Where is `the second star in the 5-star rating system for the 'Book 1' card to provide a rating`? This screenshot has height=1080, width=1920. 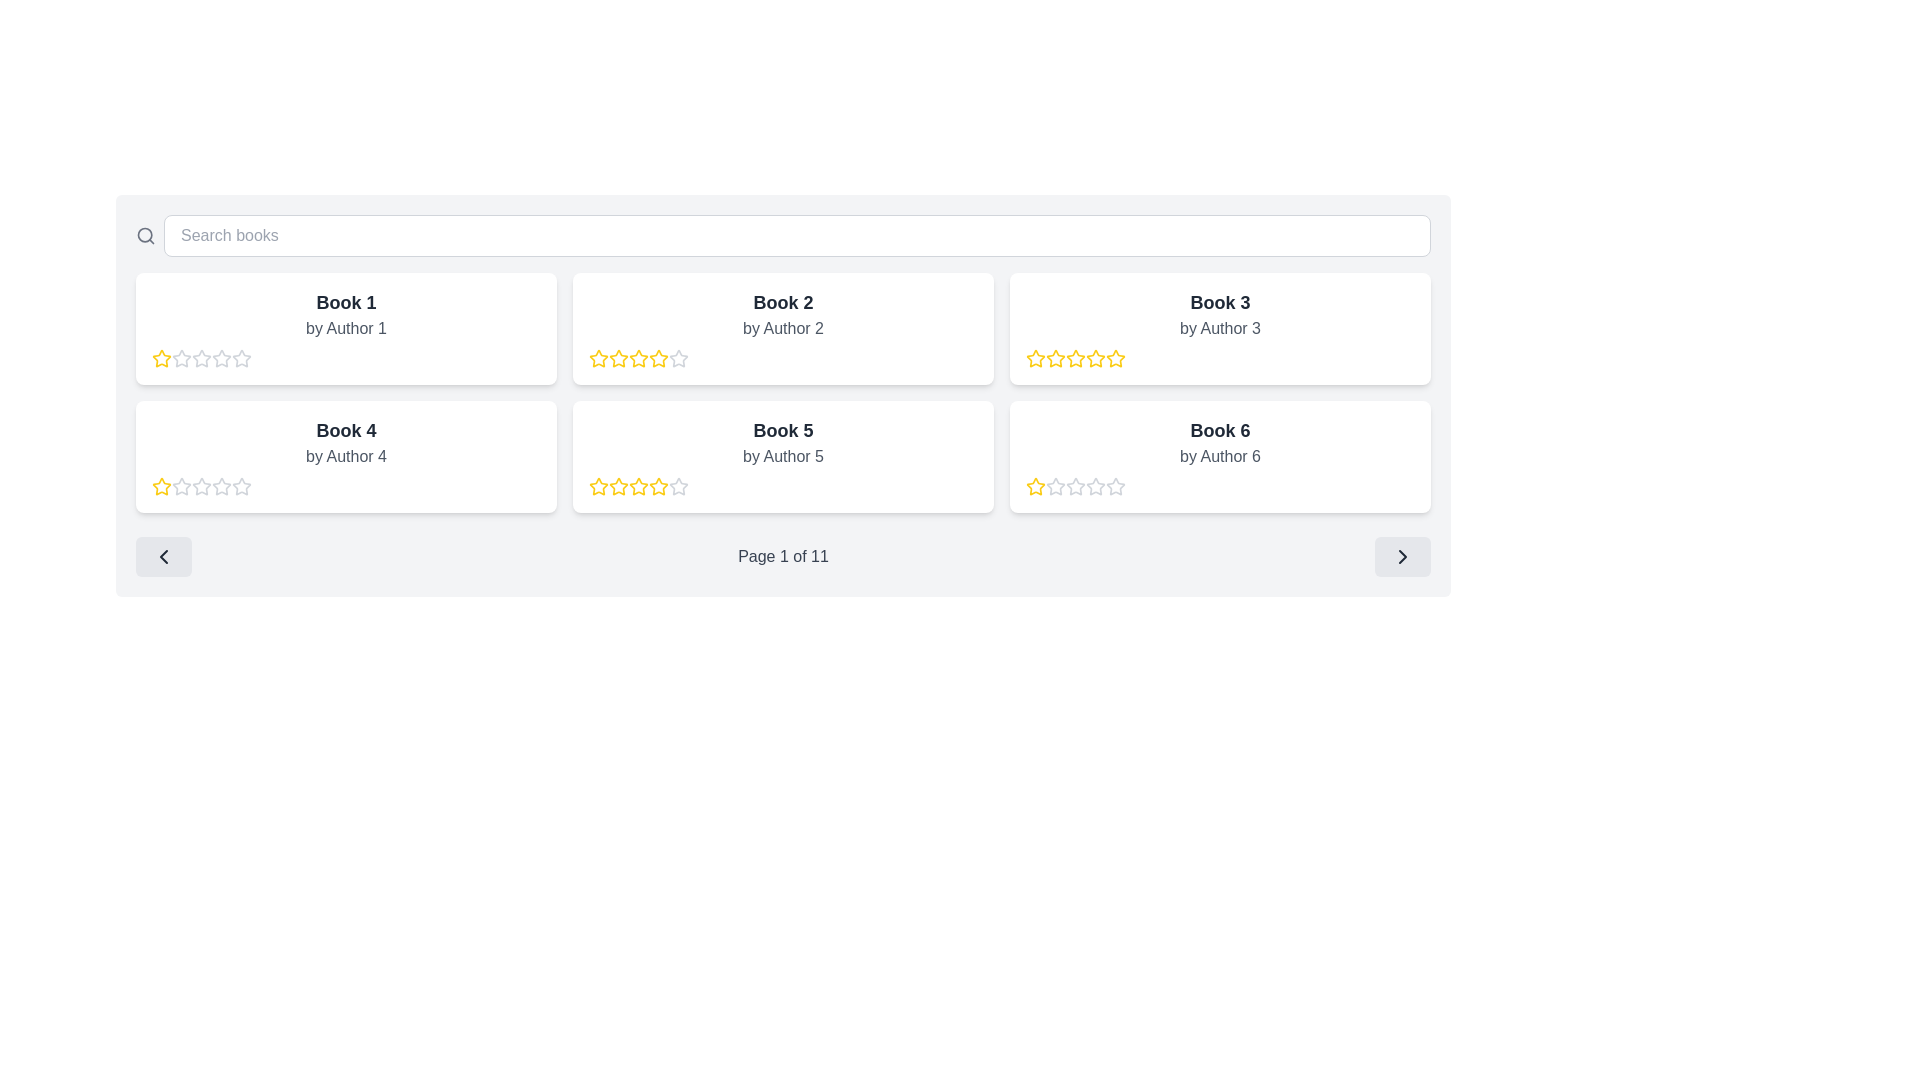
the second star in the 5-star rating system for the 'Book 1' card to provide a rating is located at coordinates (240, 357).